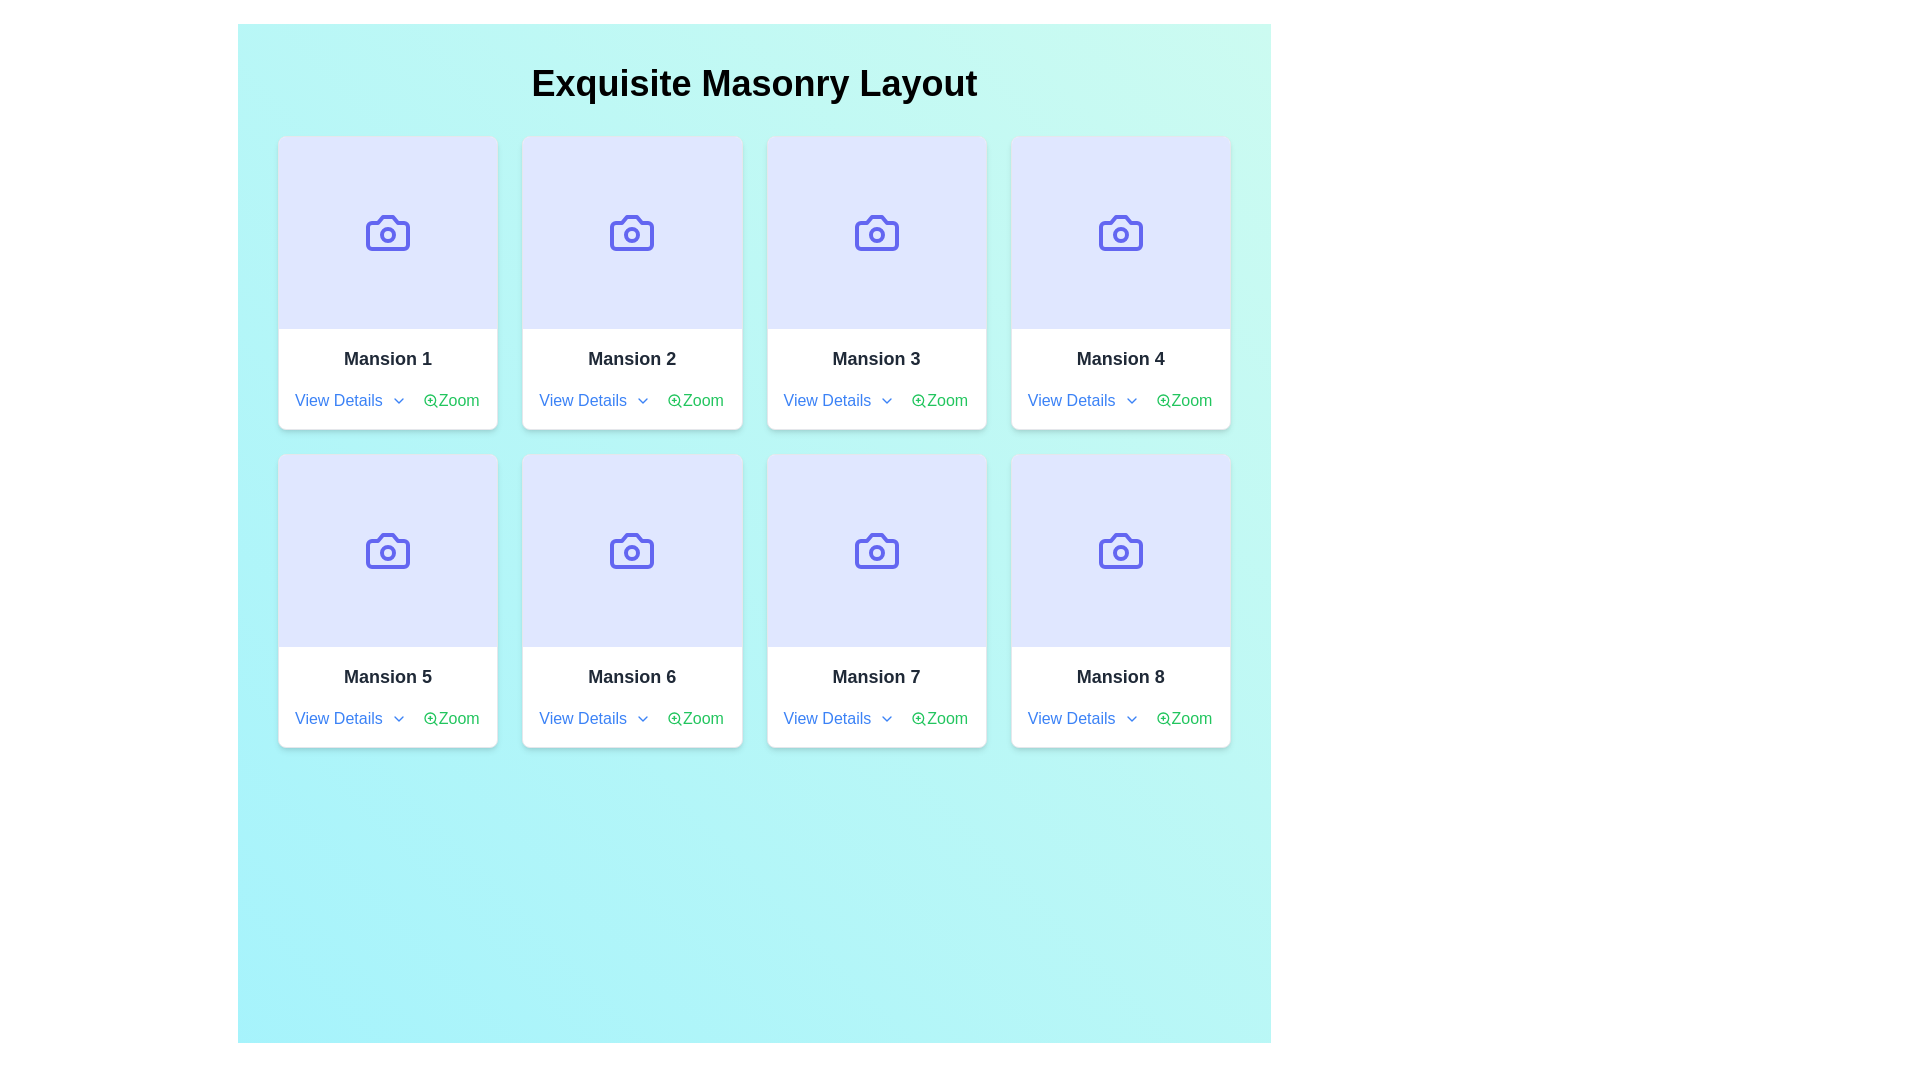 The image size is (1920, 1080). I want to click on the camera icon within the card titled 'Mansion 3', located in the second row and third column of the grid layout, which signifies photography or visual content, so click(876, 231).